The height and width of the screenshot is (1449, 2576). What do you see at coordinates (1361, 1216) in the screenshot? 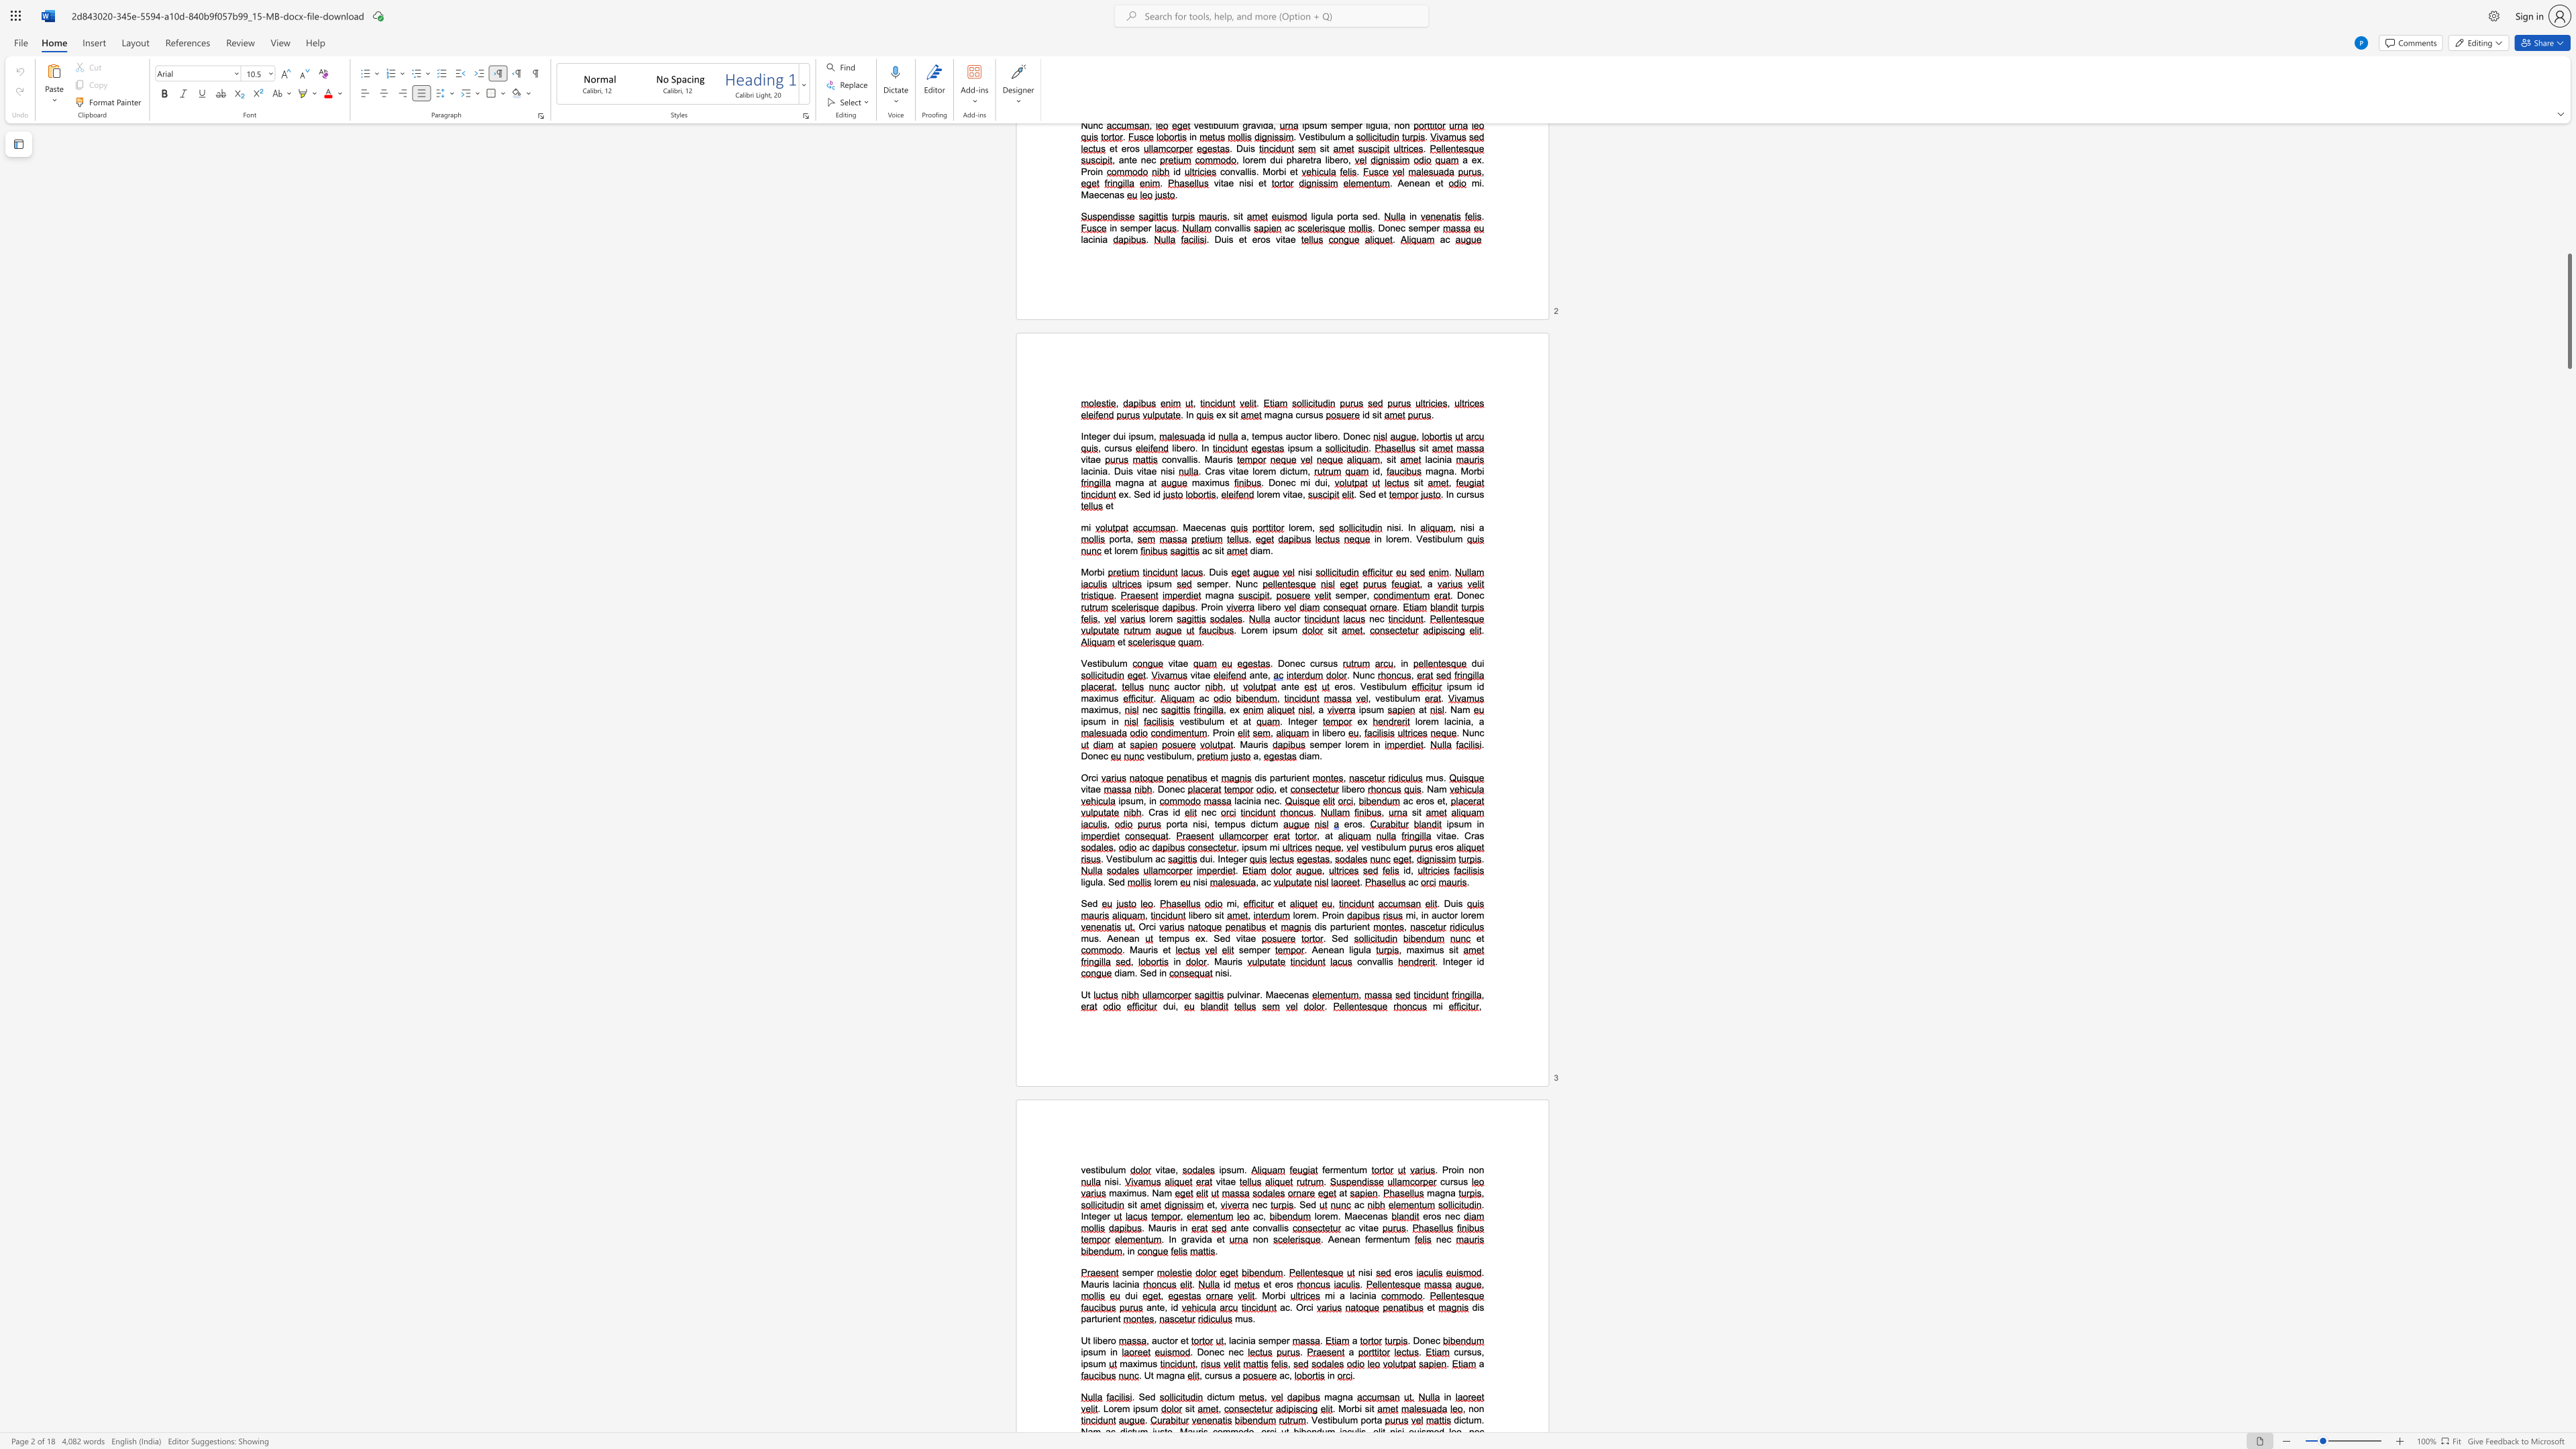
I see `the space between the continuous character "e" and "c" in the text` at bounding box center [1361, 1216].